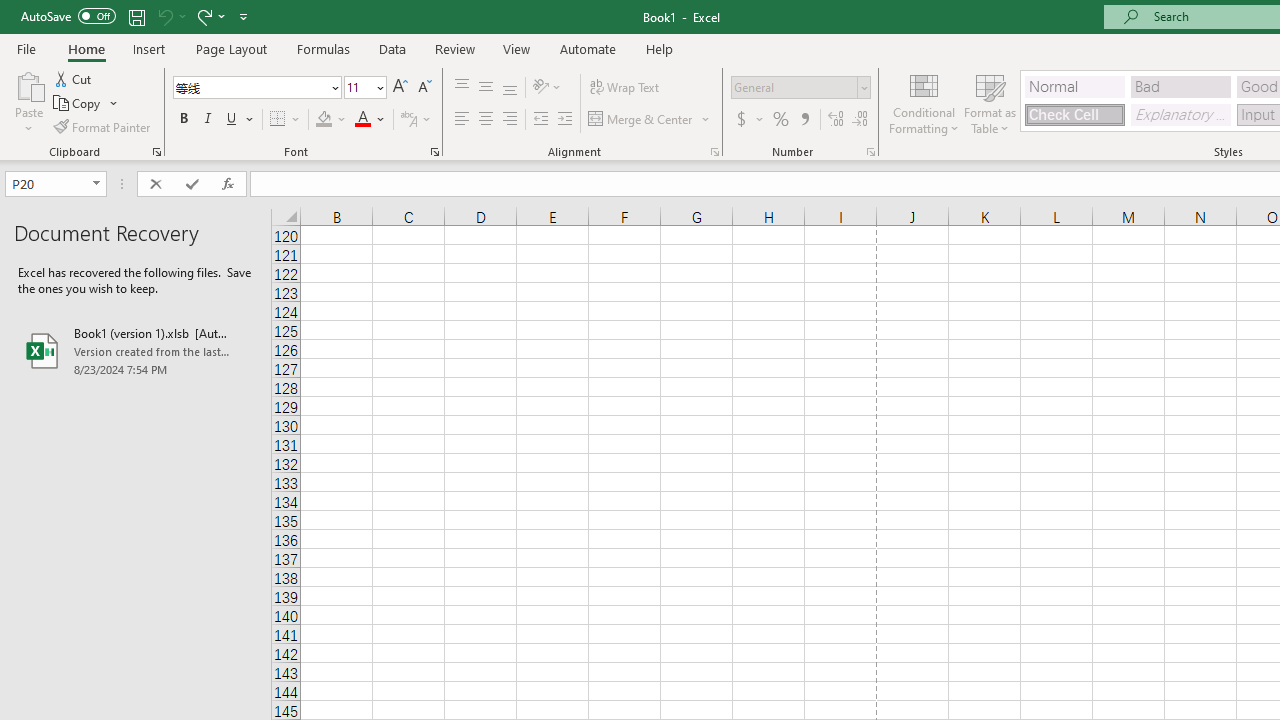 The height and width of the screenshot is (720, 1280). What do you see at coordinates (624, 86) in the screenshot?
I see `'Wrap Text'` at bounding box center [624, 86].